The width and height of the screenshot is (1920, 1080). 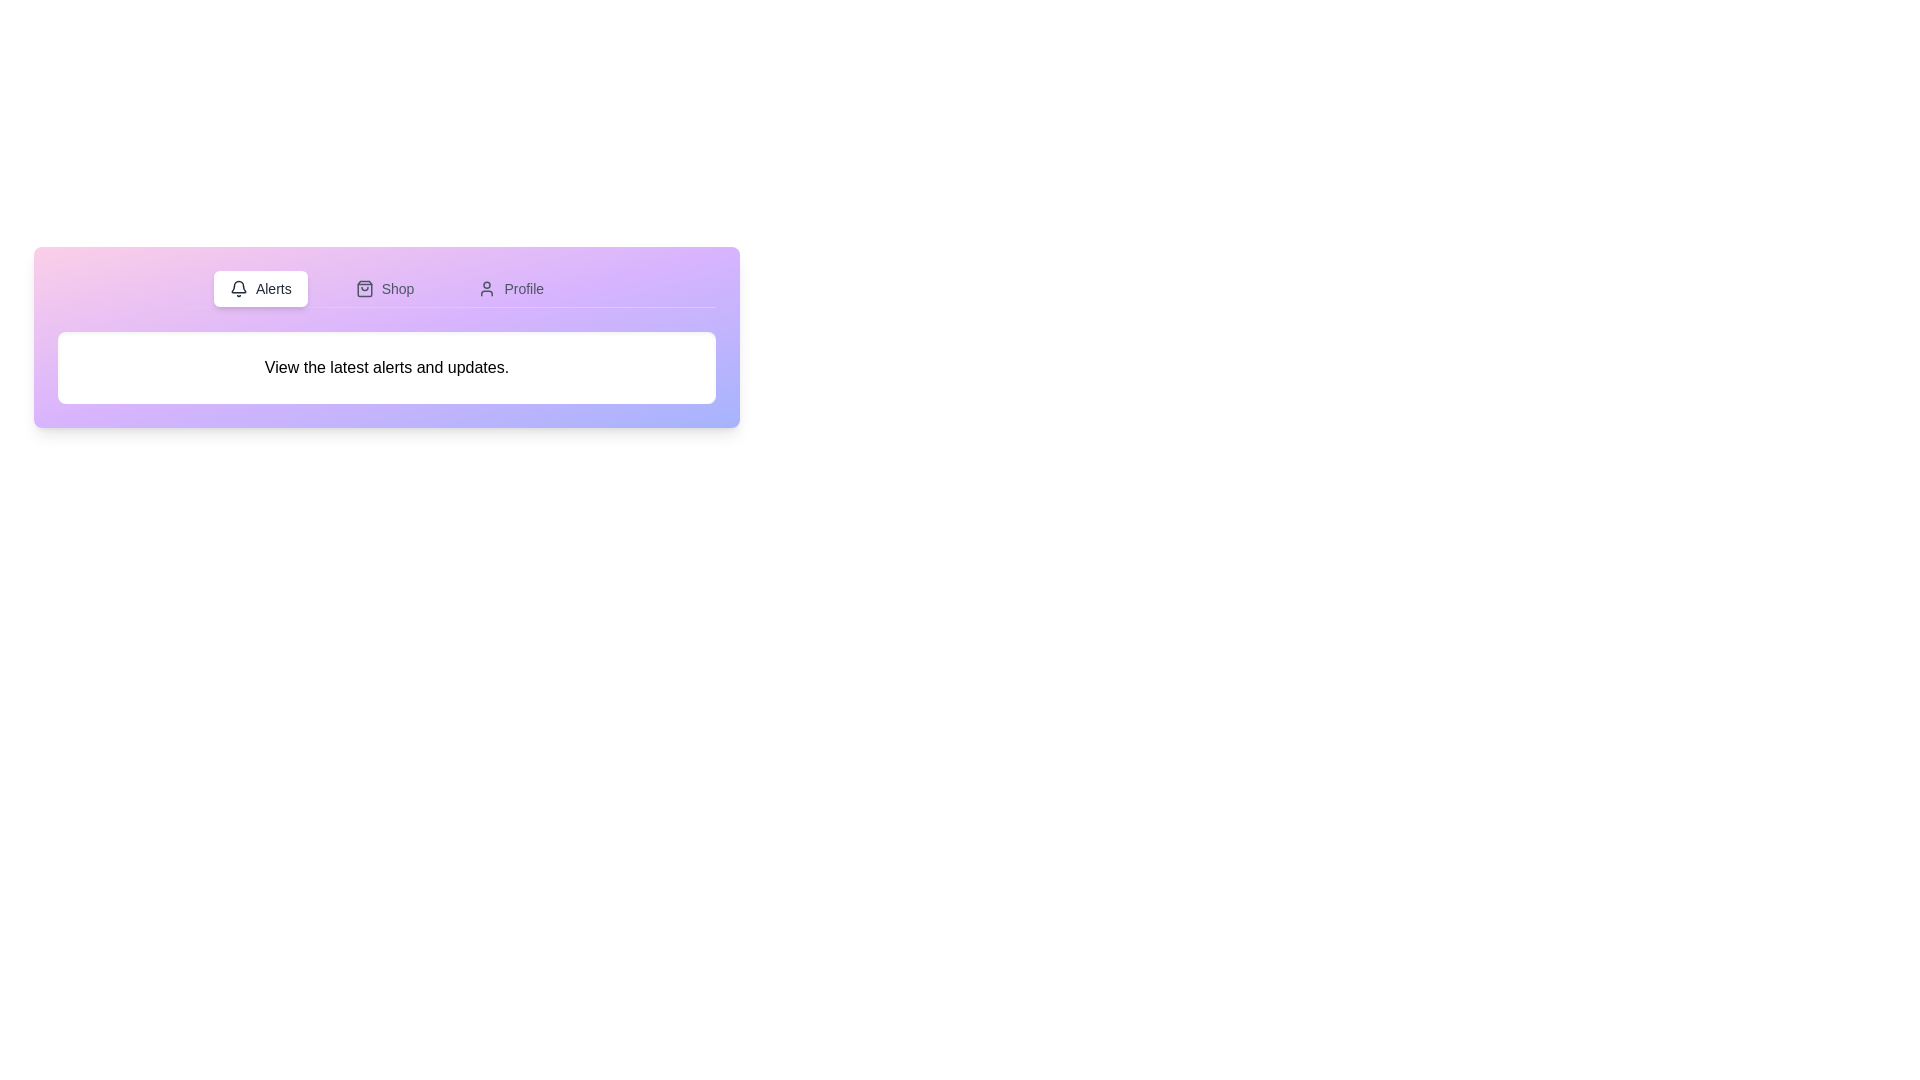 I want to click on the Shop tab, so click(x=384, y=289).